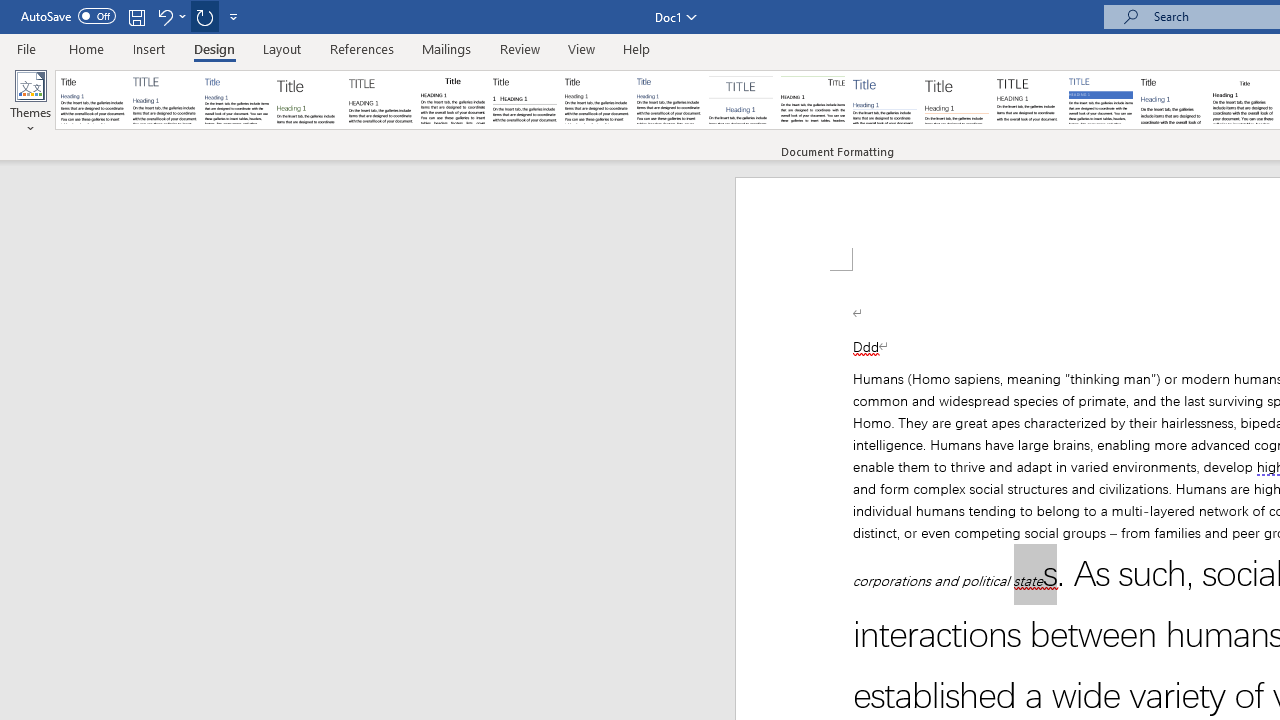 The width and height of the screenshot is (1280, 720). What do you see at coordinates (170, 16) in the screenshot?
I see `'Undo Apply Quick Style Set'` at bounding box center [170, 16].